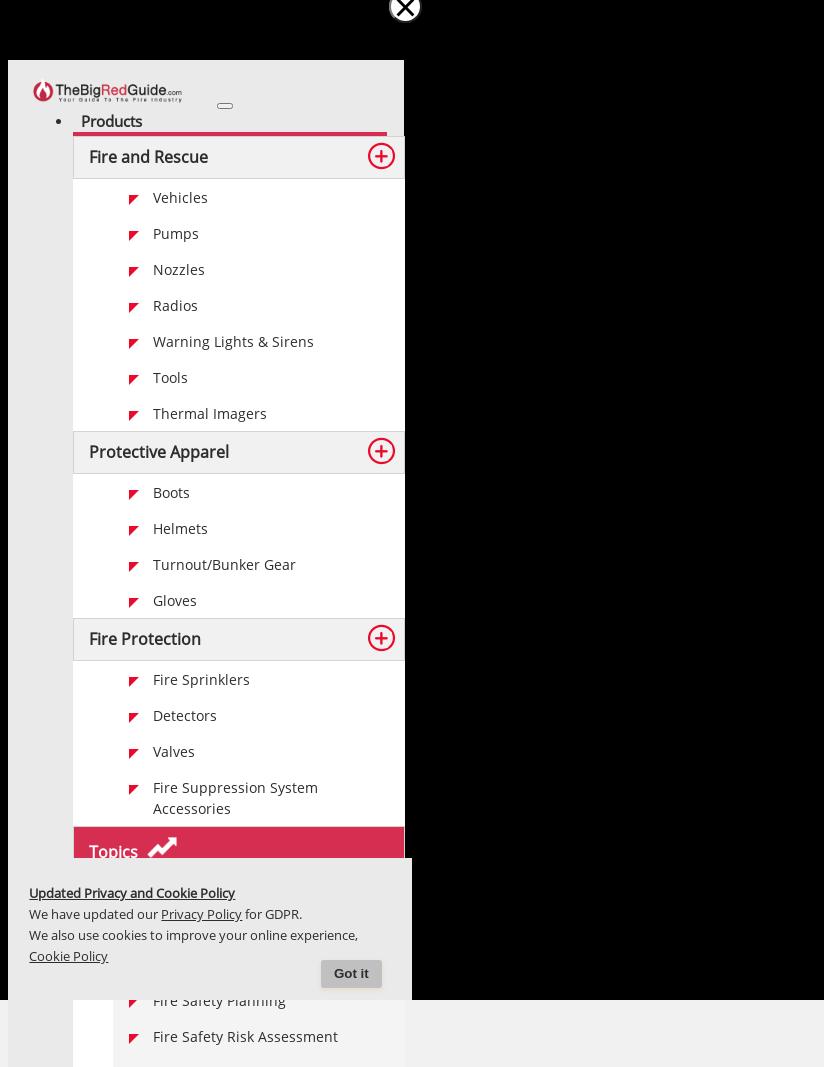 This screenshot has height=1067, width=824. Describe the element at coordinates (209, 412) in the screenshot. I see `'Thermal Imagers'` at that location.